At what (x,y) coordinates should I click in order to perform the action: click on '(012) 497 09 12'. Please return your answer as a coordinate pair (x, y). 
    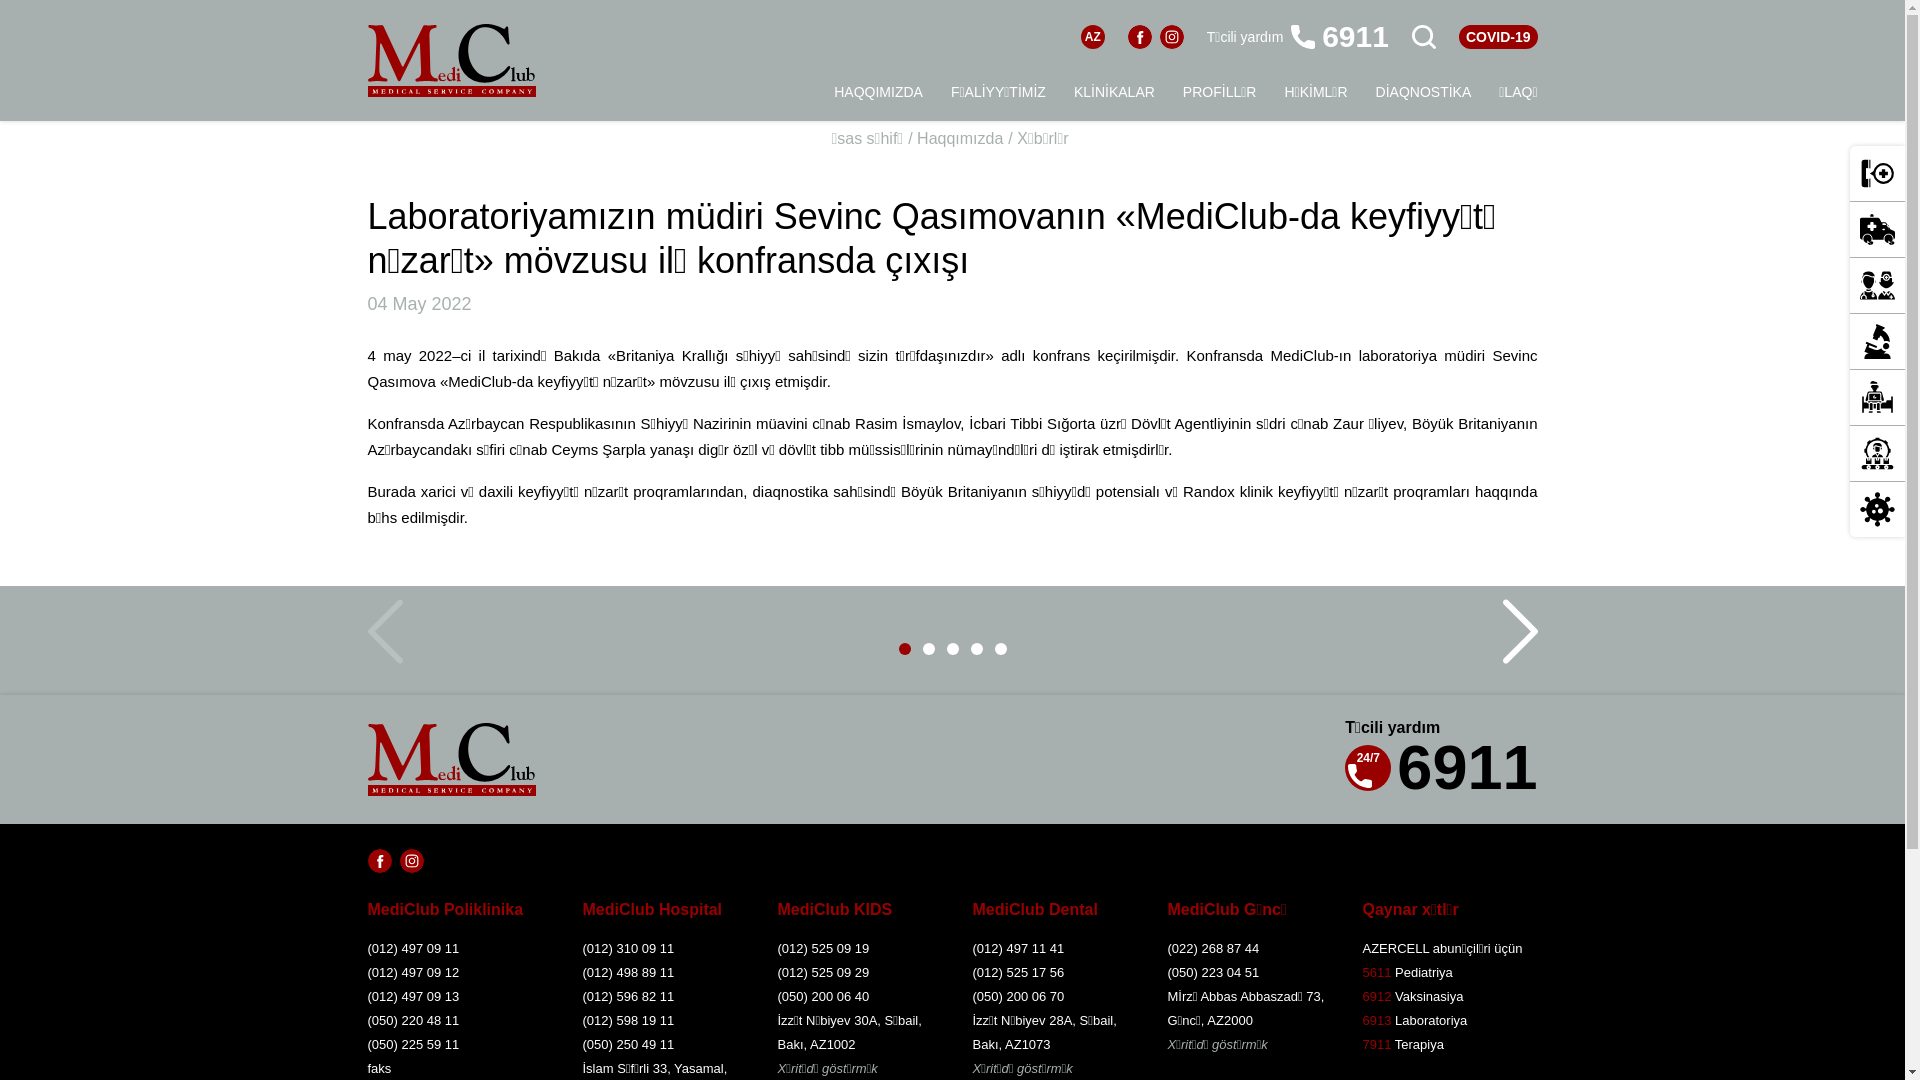
    Looking at the image, I should click on (456, 971).